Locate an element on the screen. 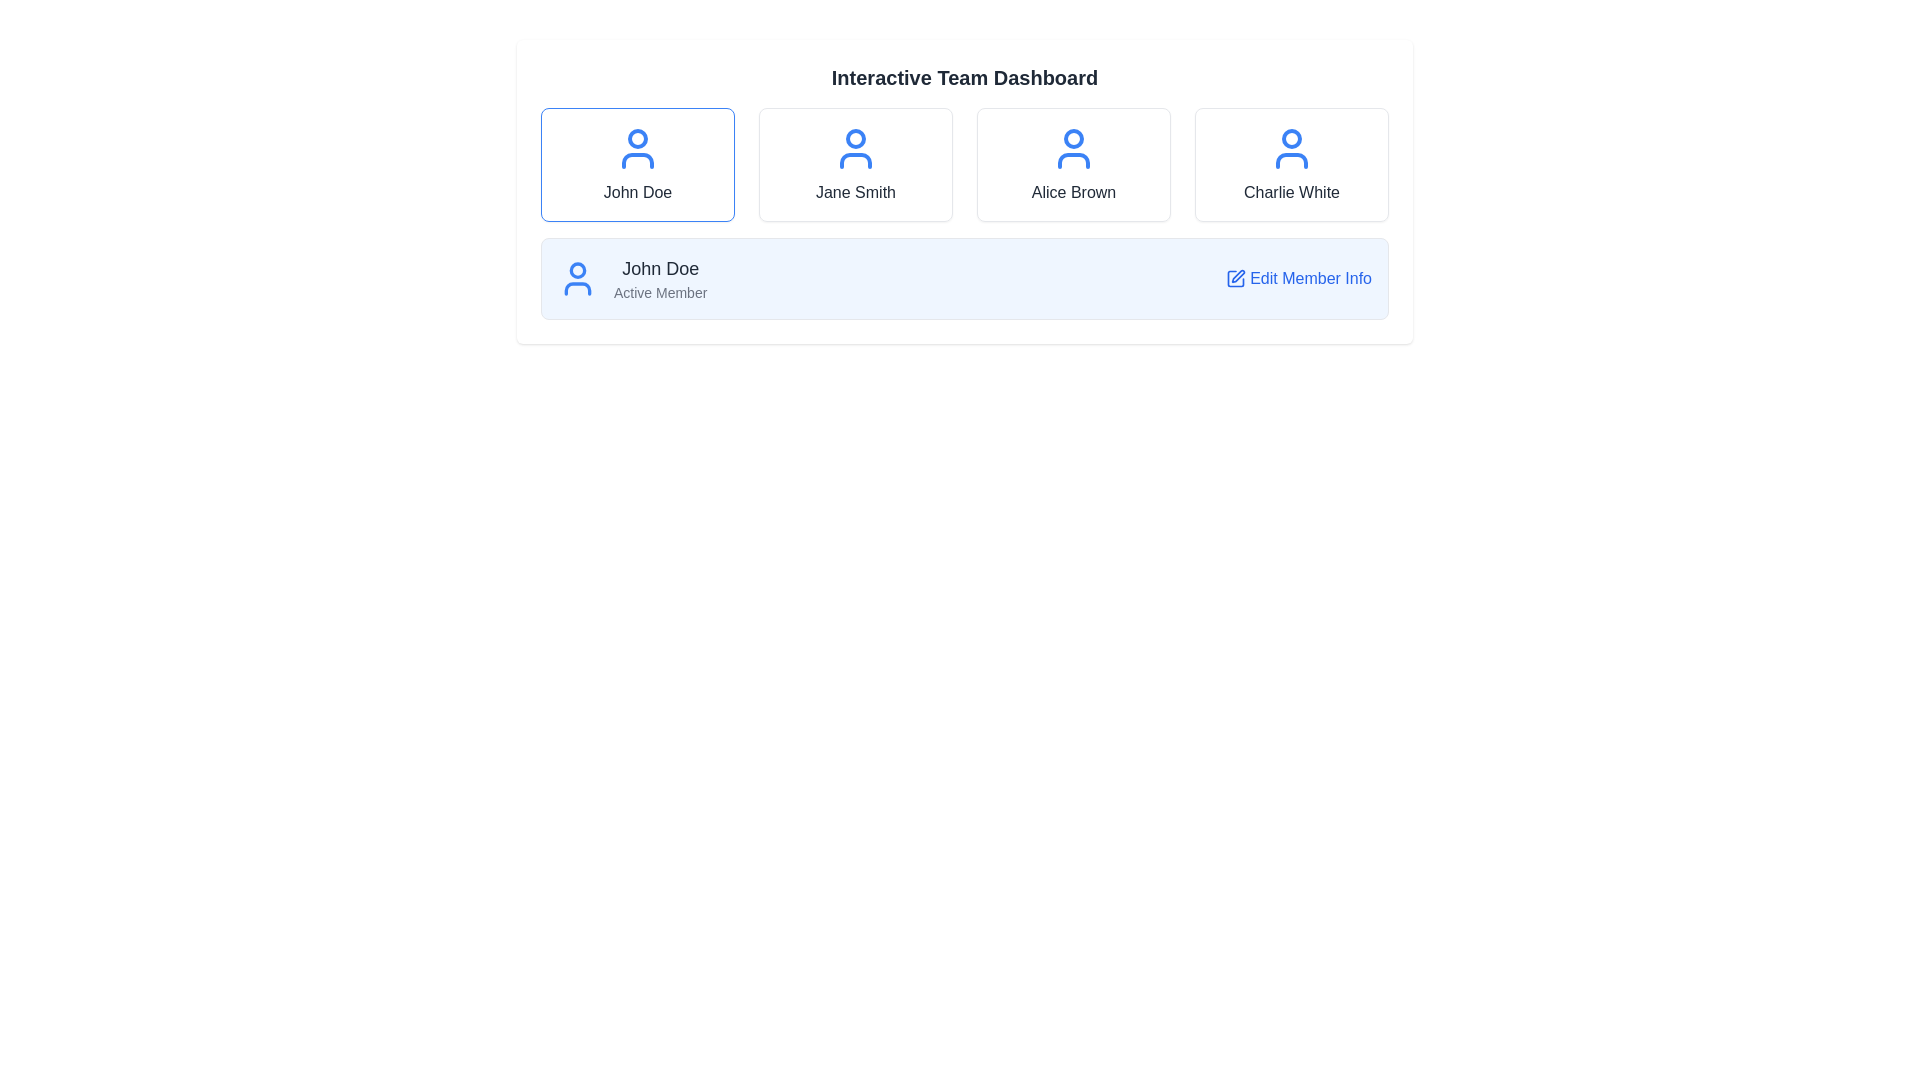  the SVG circle representing 'Alice Brown' in the team dashboard by interacting with the center of the icon is located at coordinates (1073, 137).